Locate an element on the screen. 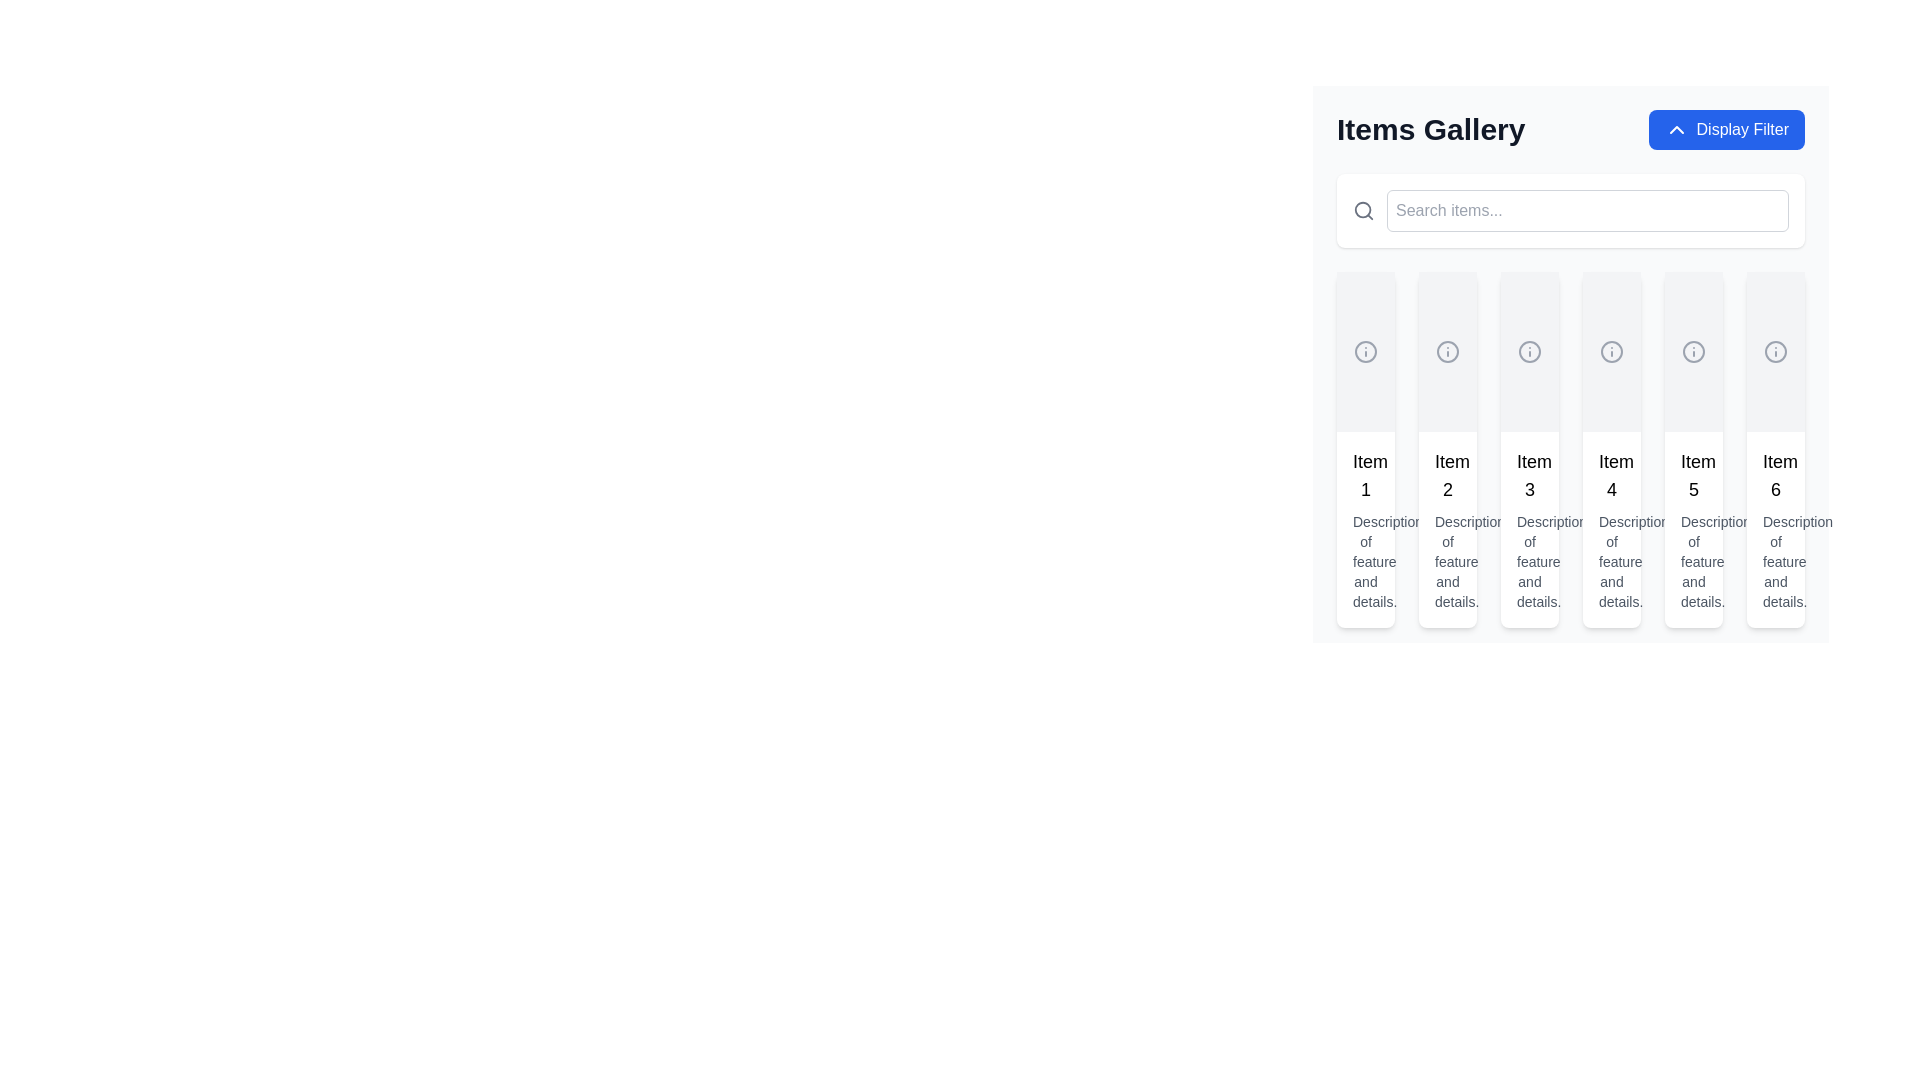  the information icon in the header area of the first card, which has a light gray background and a centered 'i' symbol is located at coordinates (1365, 350).